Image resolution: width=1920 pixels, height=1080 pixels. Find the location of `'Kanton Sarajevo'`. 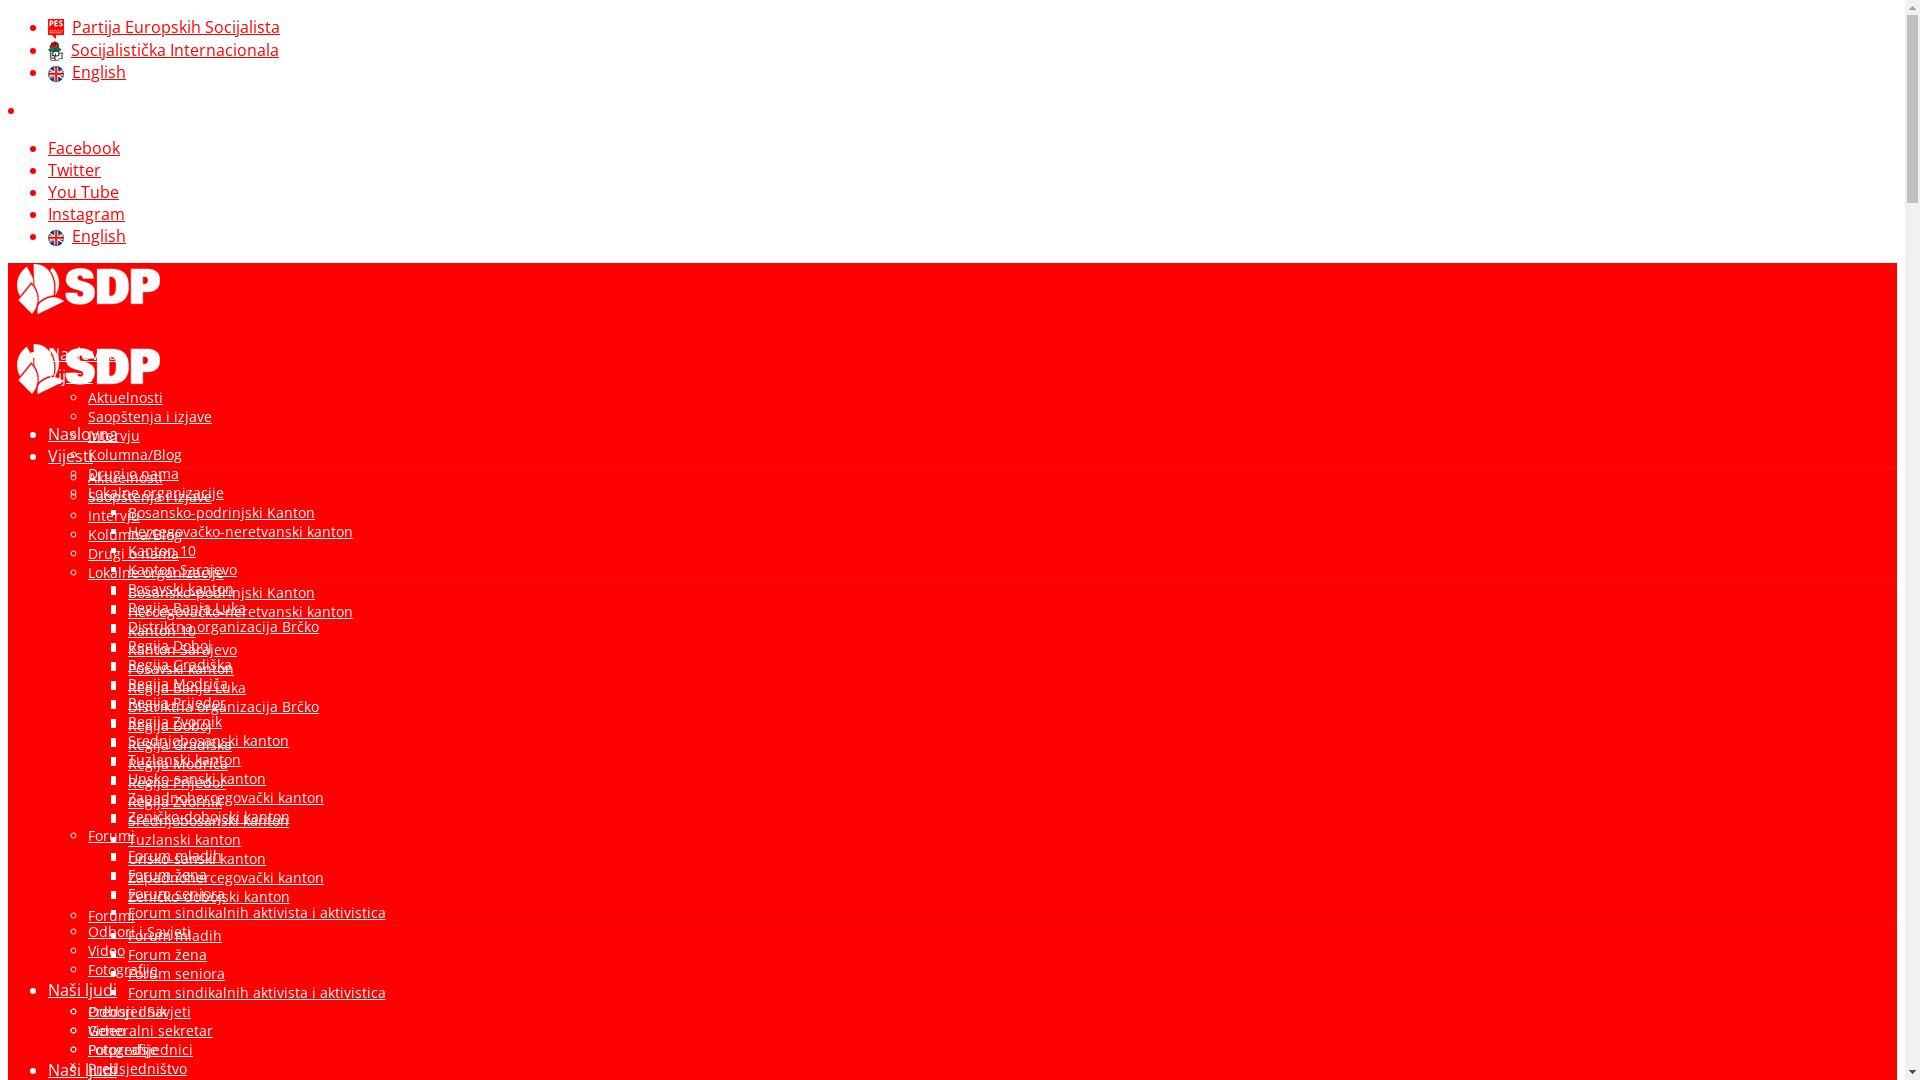

'Kanton Sarajevo' is located at coordinates (182, 569).